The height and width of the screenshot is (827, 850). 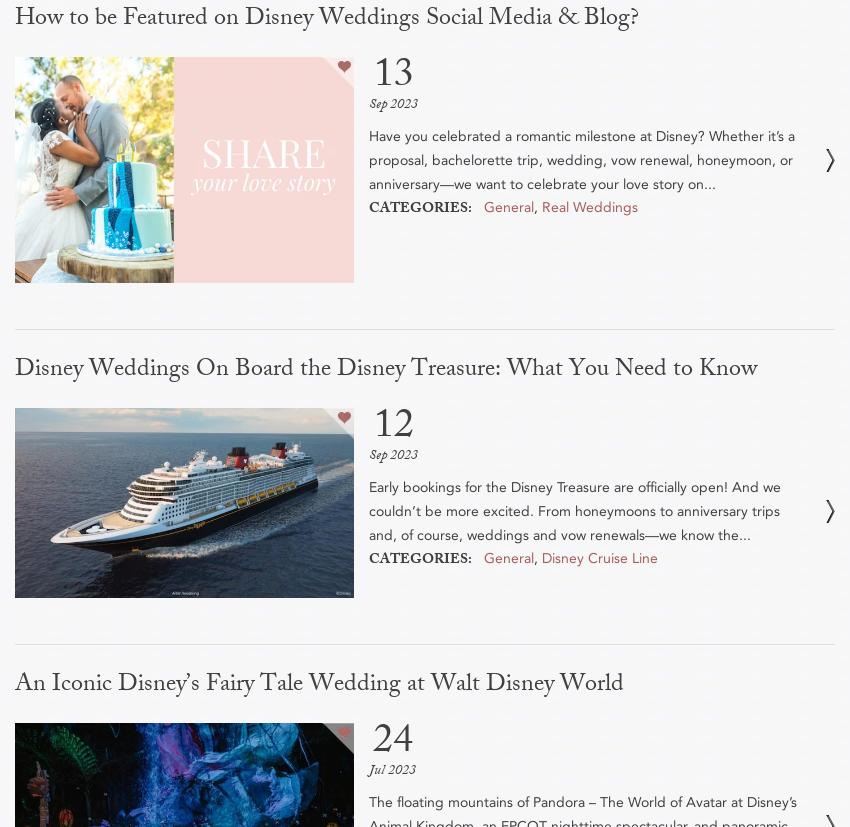 What do you see at coordinates (370, 743) in the screenshot?
I see `'24'` at bounding box center [370, 743].